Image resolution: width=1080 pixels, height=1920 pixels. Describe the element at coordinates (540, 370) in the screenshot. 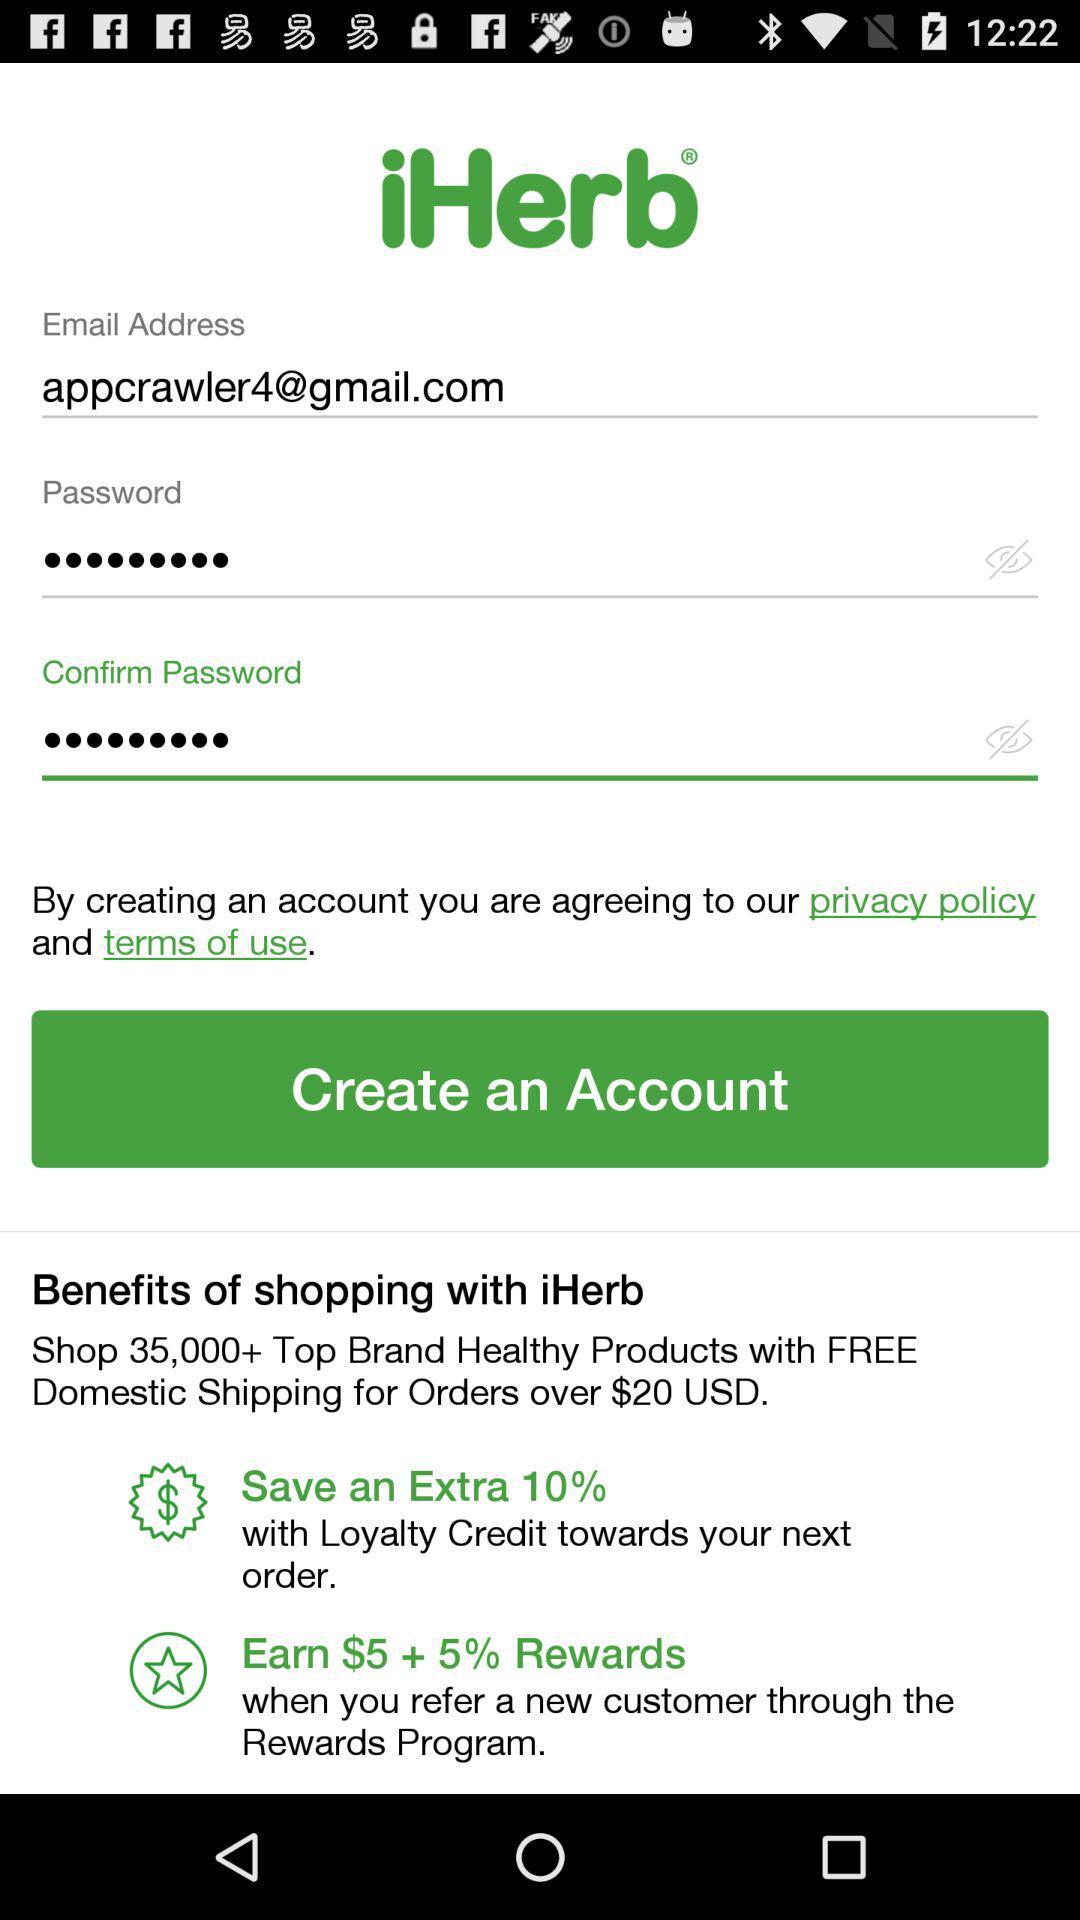

I see `the text email address` at that location.